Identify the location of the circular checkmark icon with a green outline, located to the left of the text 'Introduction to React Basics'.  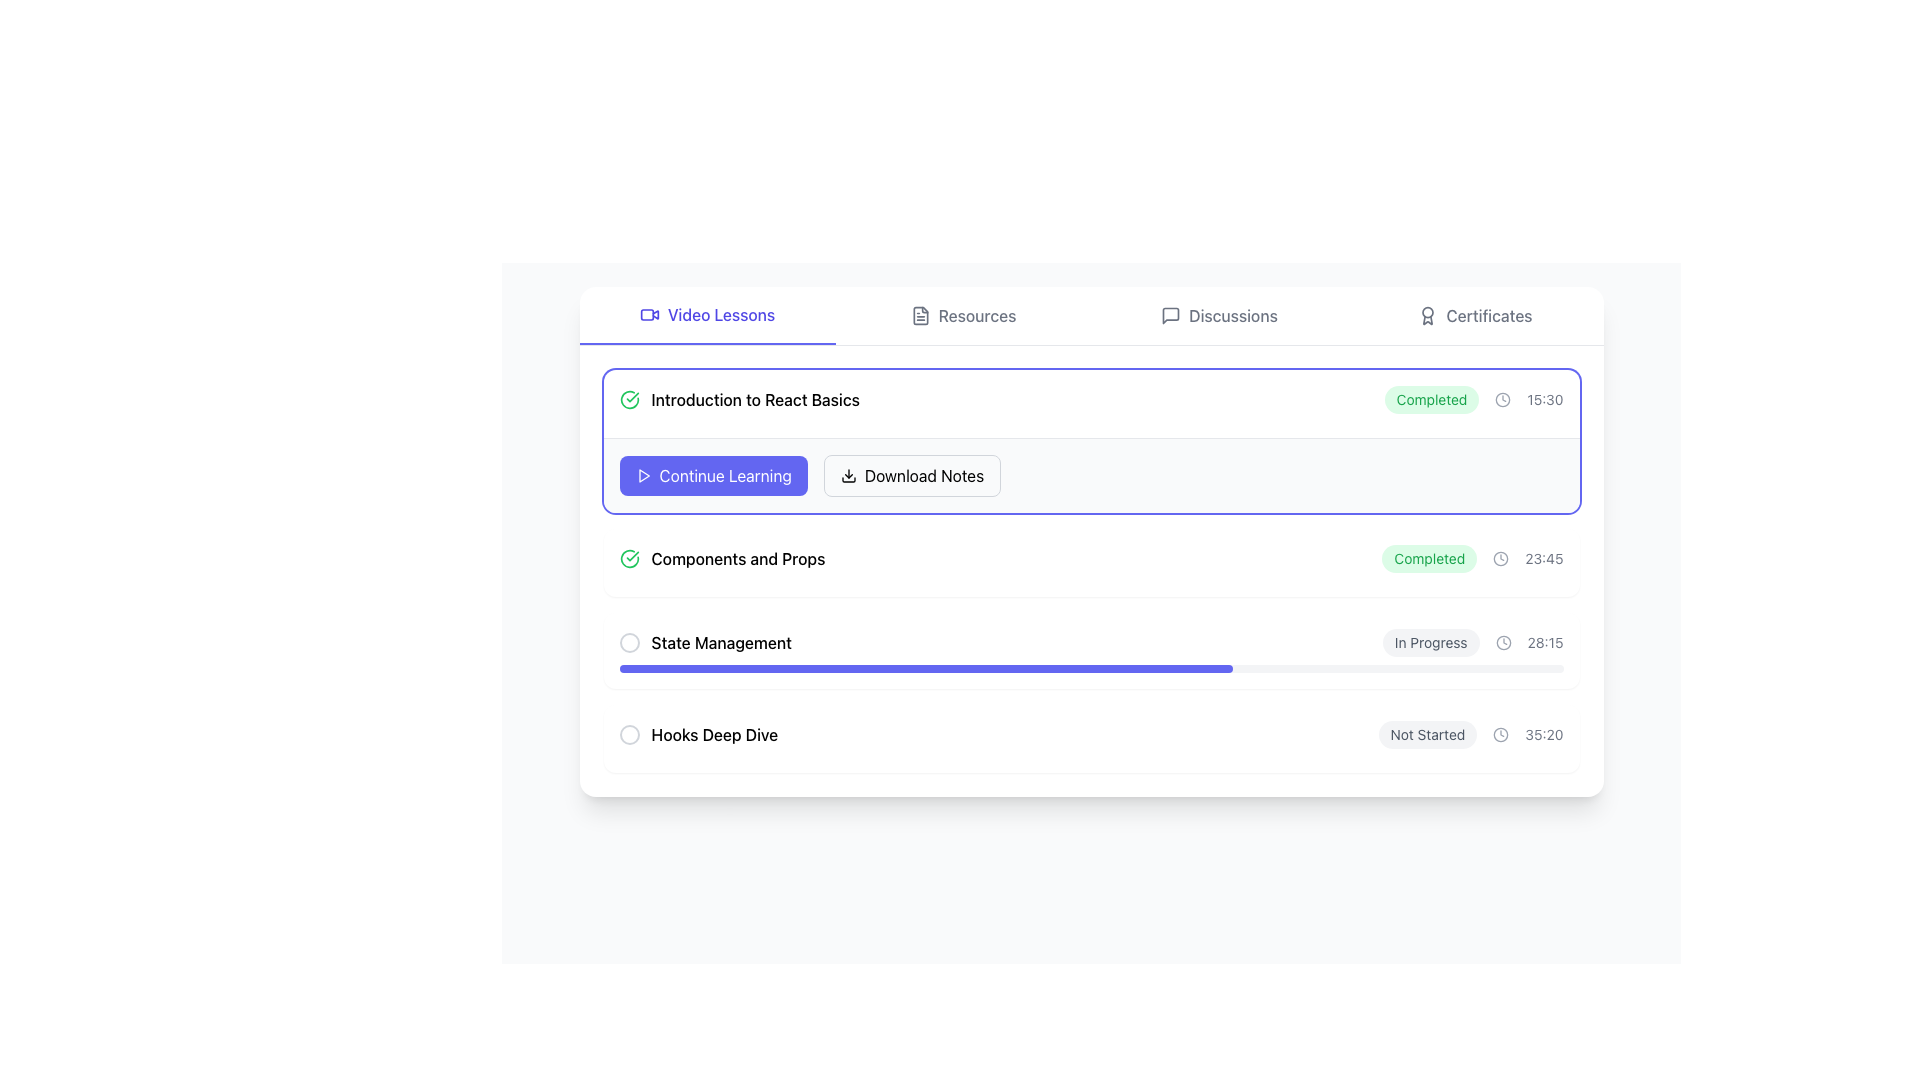
(628, 400).